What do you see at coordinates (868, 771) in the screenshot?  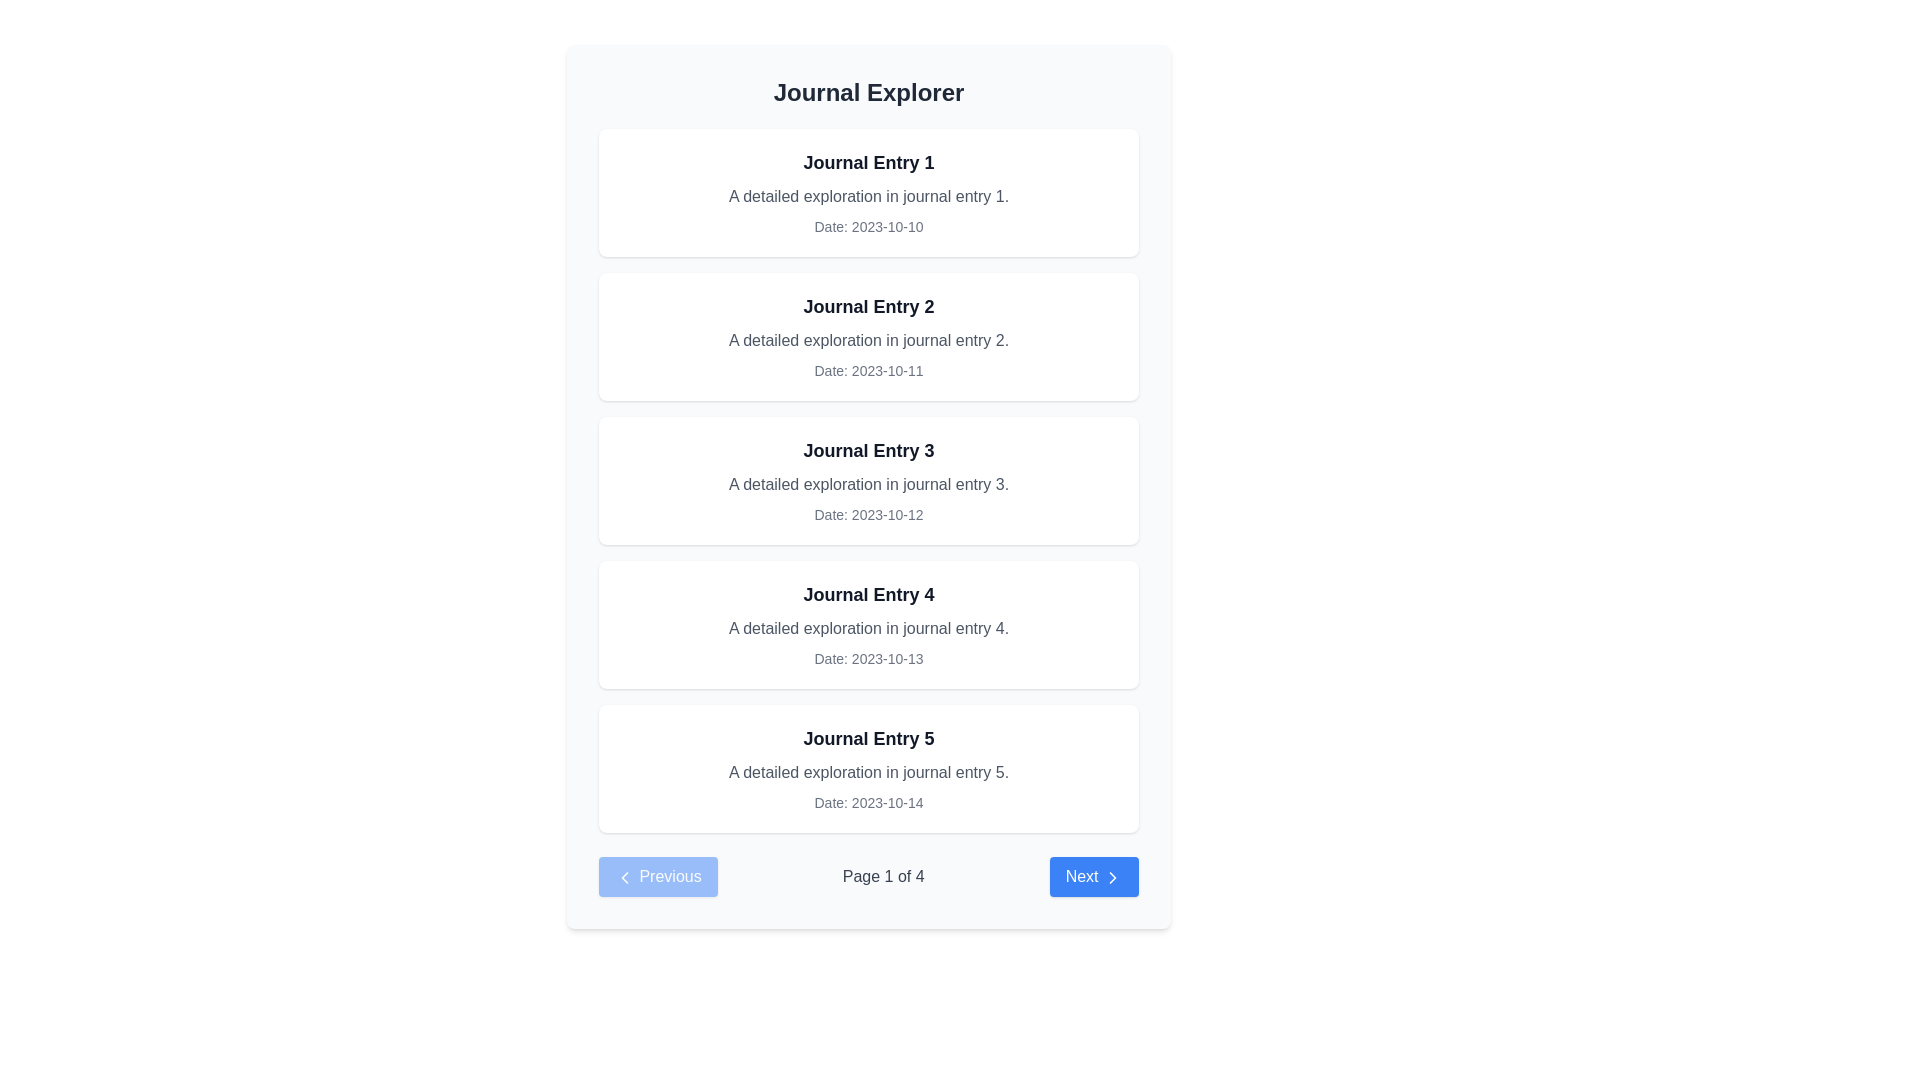 I see `textual description 'A detailed exploration in journal entry 5.' which is the second line of text in the card titled 'Journal Entry 5'` at bounding box center [868, 771].